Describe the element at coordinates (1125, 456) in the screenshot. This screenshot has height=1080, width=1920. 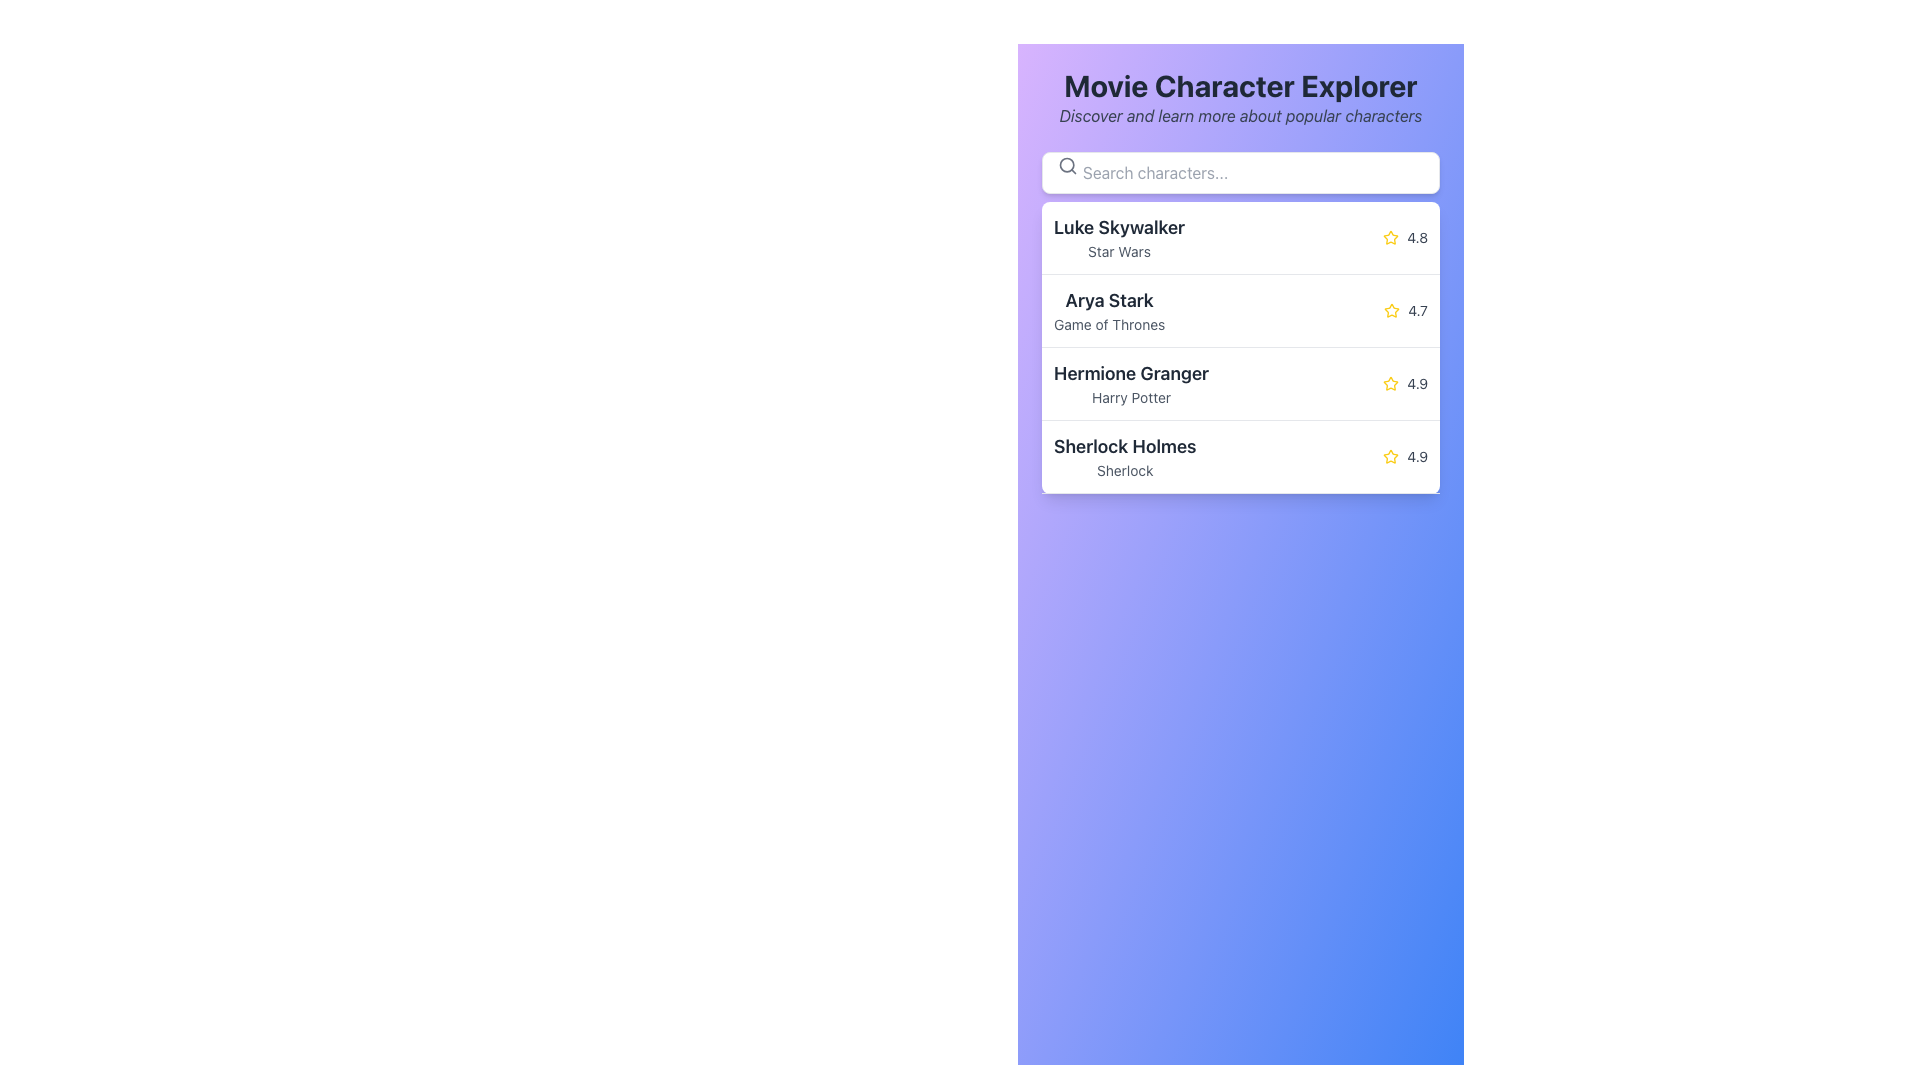
I see `the text block displaying 'Sherlock Holmes'` at that location.